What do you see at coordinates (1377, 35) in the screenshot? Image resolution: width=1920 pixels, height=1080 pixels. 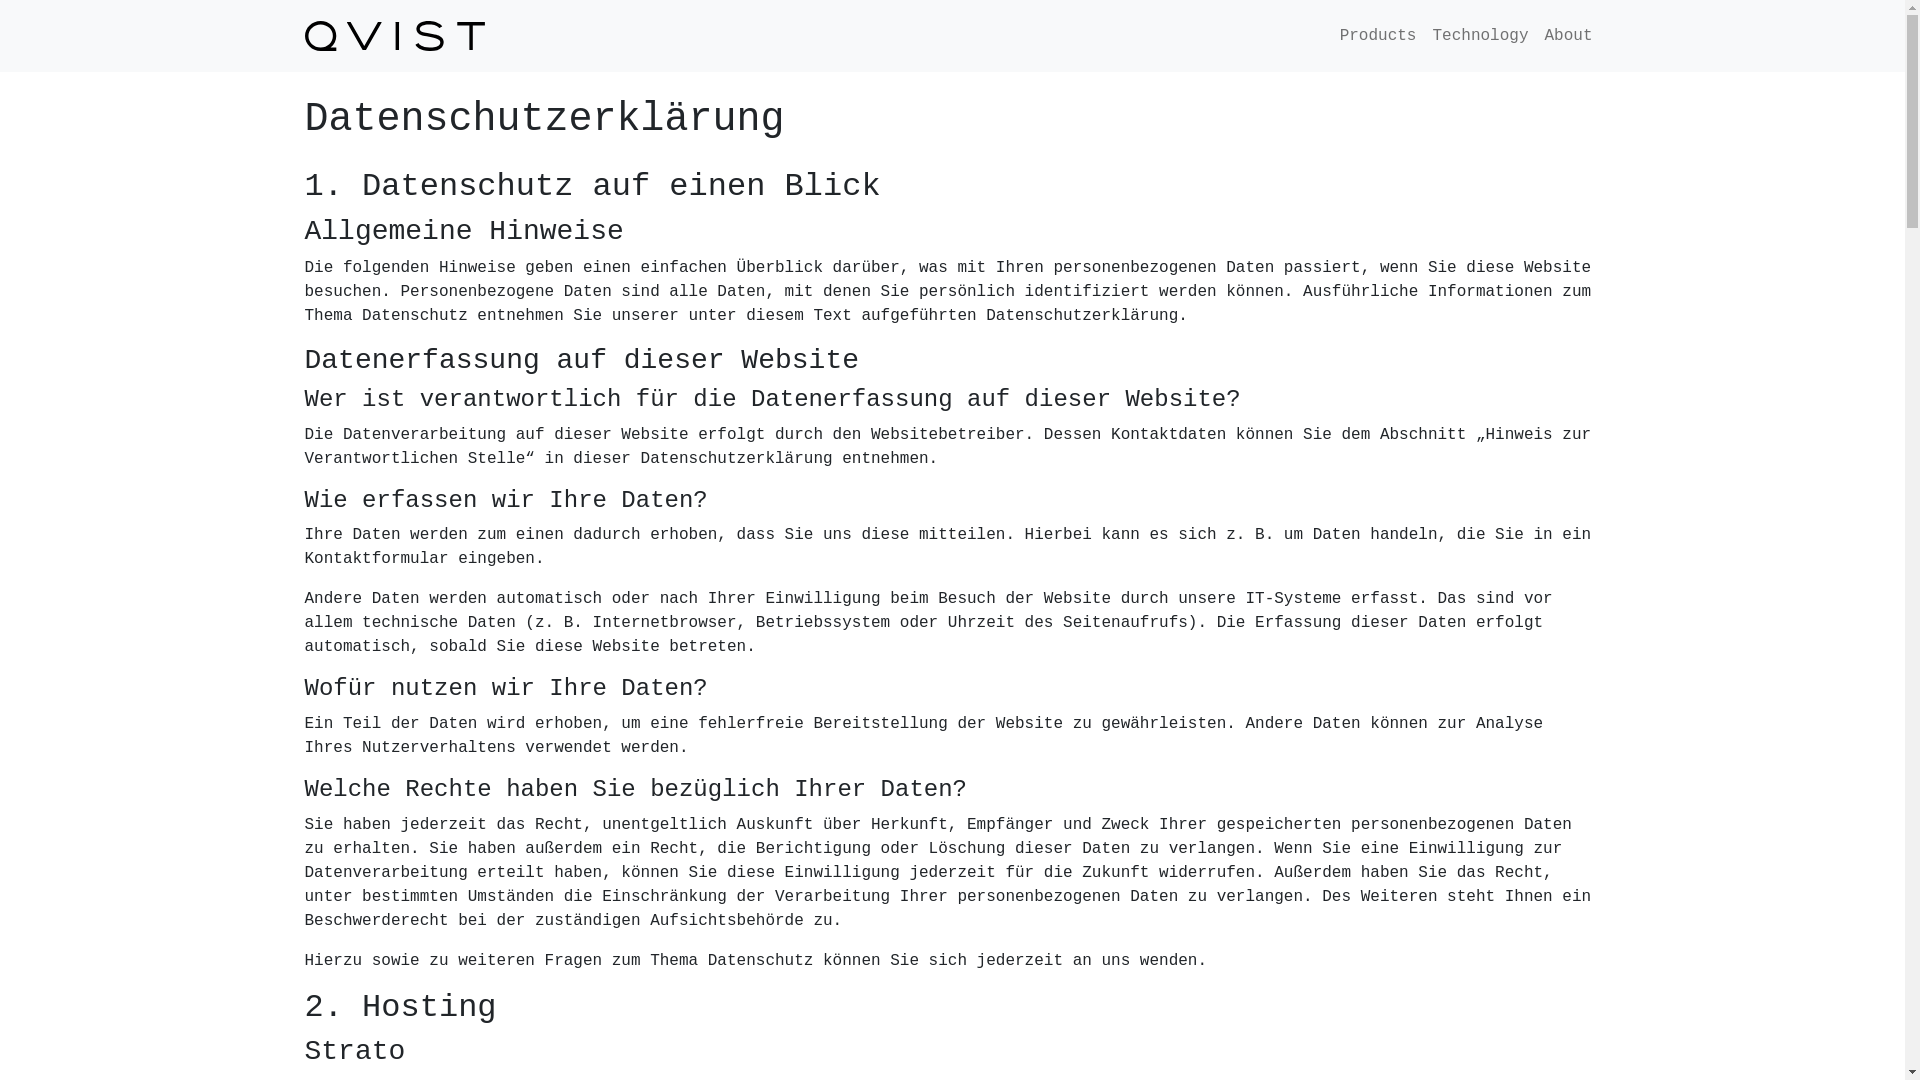 I see `'Products'` at bounding box center [1377, 35].